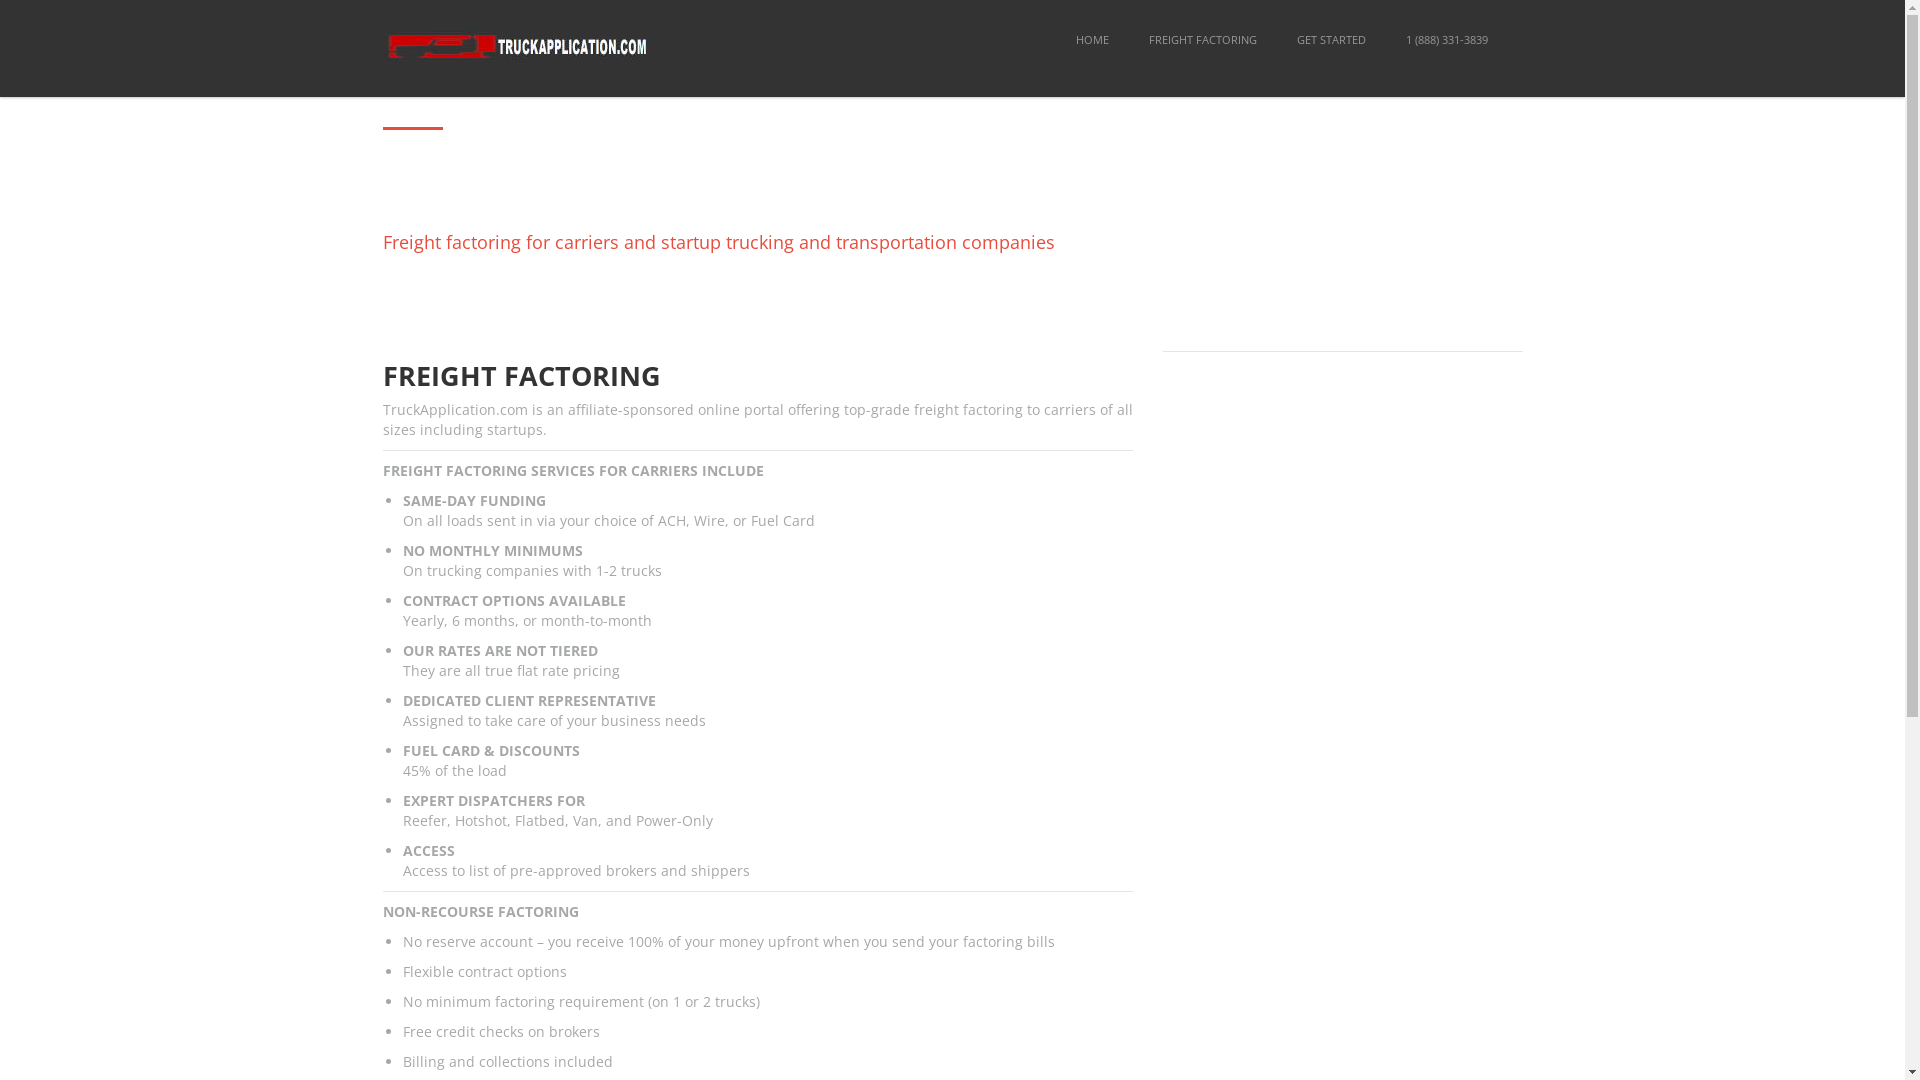 The height and width of the screenshot is (1080, 1920). Describe the element at coordinates (1446, 41) in the screenshot. I see `'1 (888) 331-3839'` at that location.